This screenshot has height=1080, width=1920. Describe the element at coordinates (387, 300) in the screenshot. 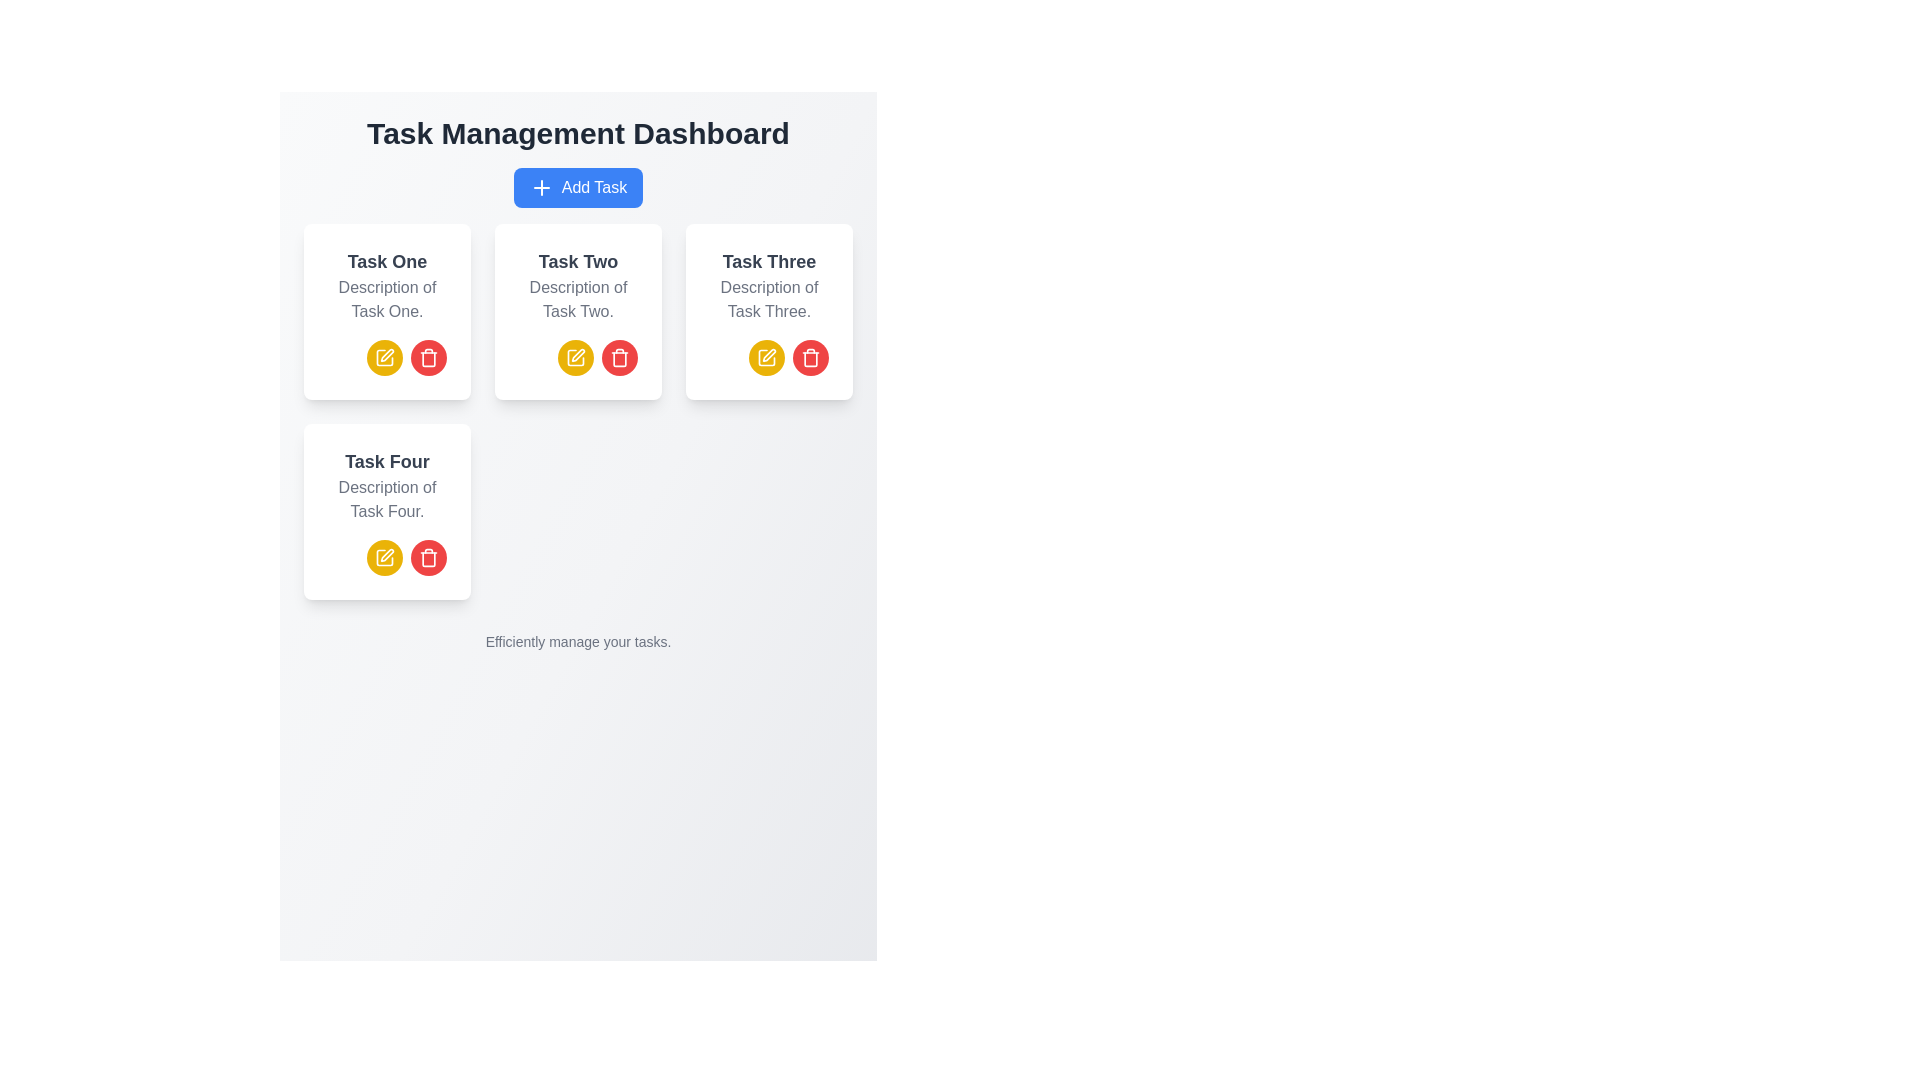

I see `the descriptive text display for 'Task One' located in the 'Task Management Dashboard', which is situated within a card structure beneath the title and above action buttons` at that location.